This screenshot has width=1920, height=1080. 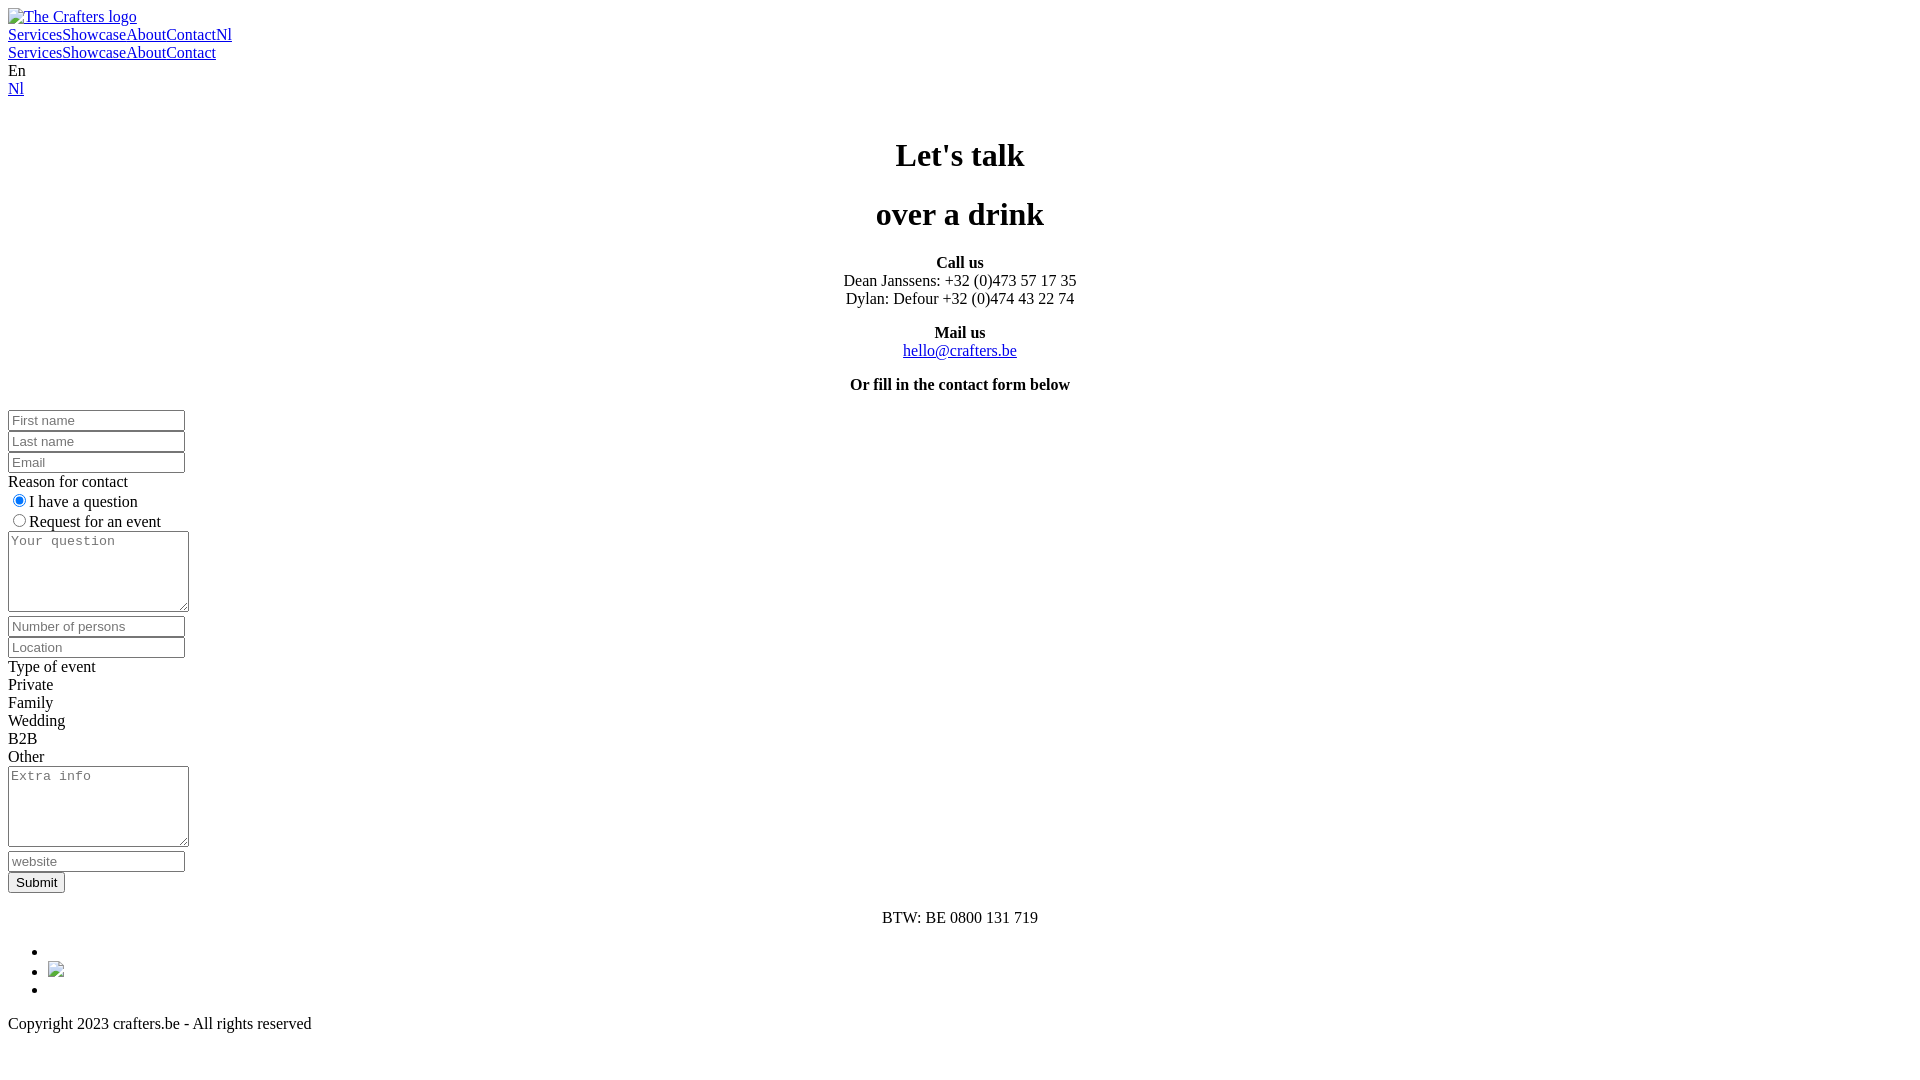 What do you see at coordinates (144, 51) in the screenshot?
I see `'About'` at bounding box center [144, 51].